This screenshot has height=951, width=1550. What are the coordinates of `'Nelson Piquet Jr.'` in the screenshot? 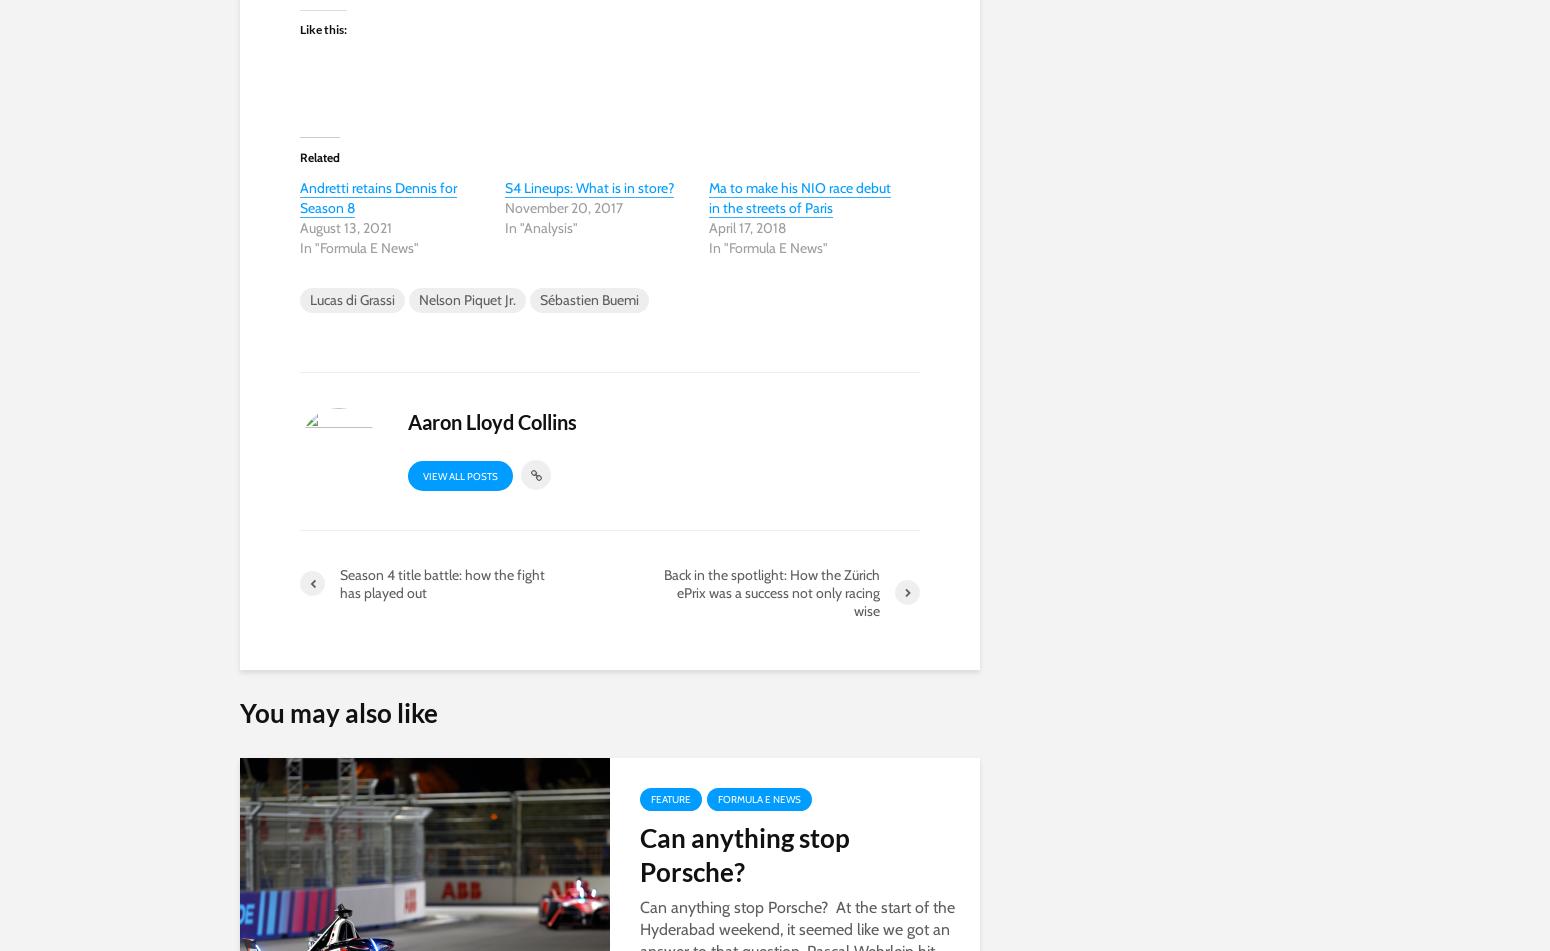 It's located at (466, 298).